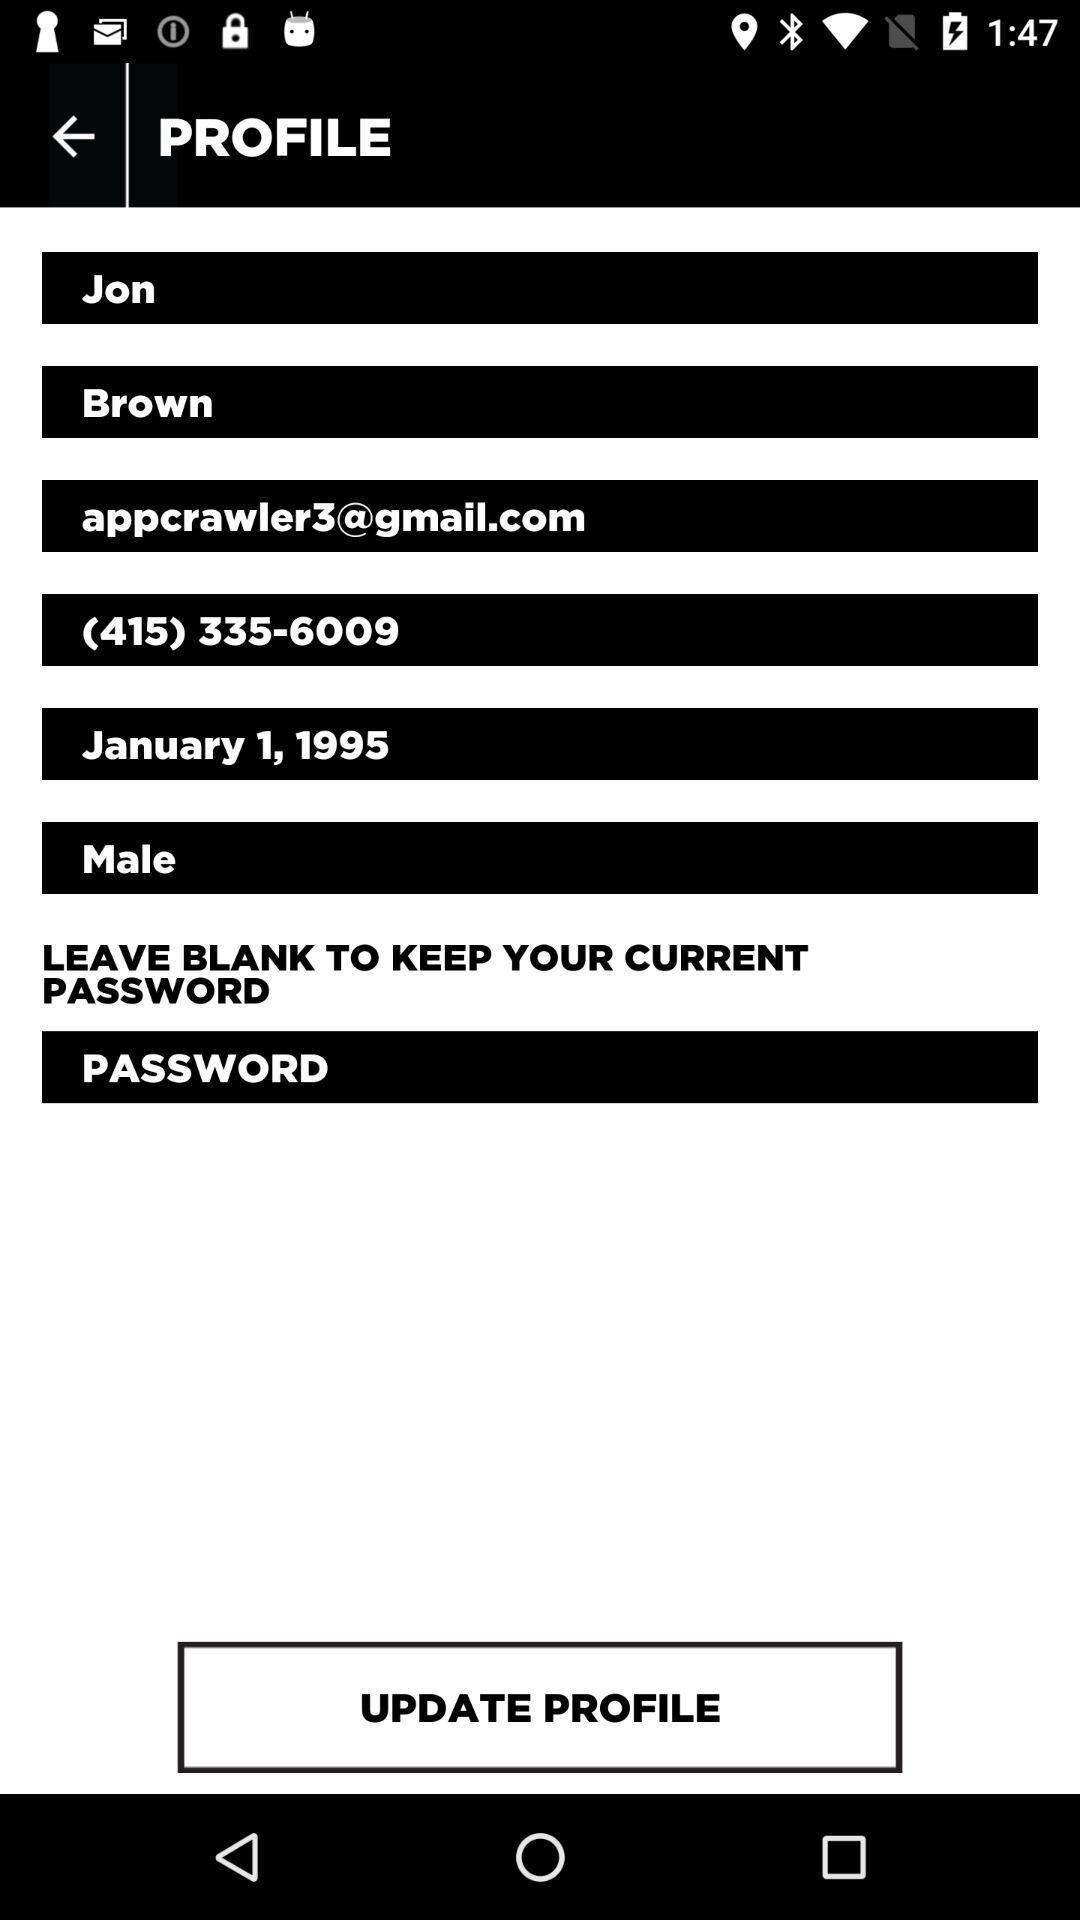  Describe the element at coordinates (540, 1066) in the screenshot. I see `the password` at that location.